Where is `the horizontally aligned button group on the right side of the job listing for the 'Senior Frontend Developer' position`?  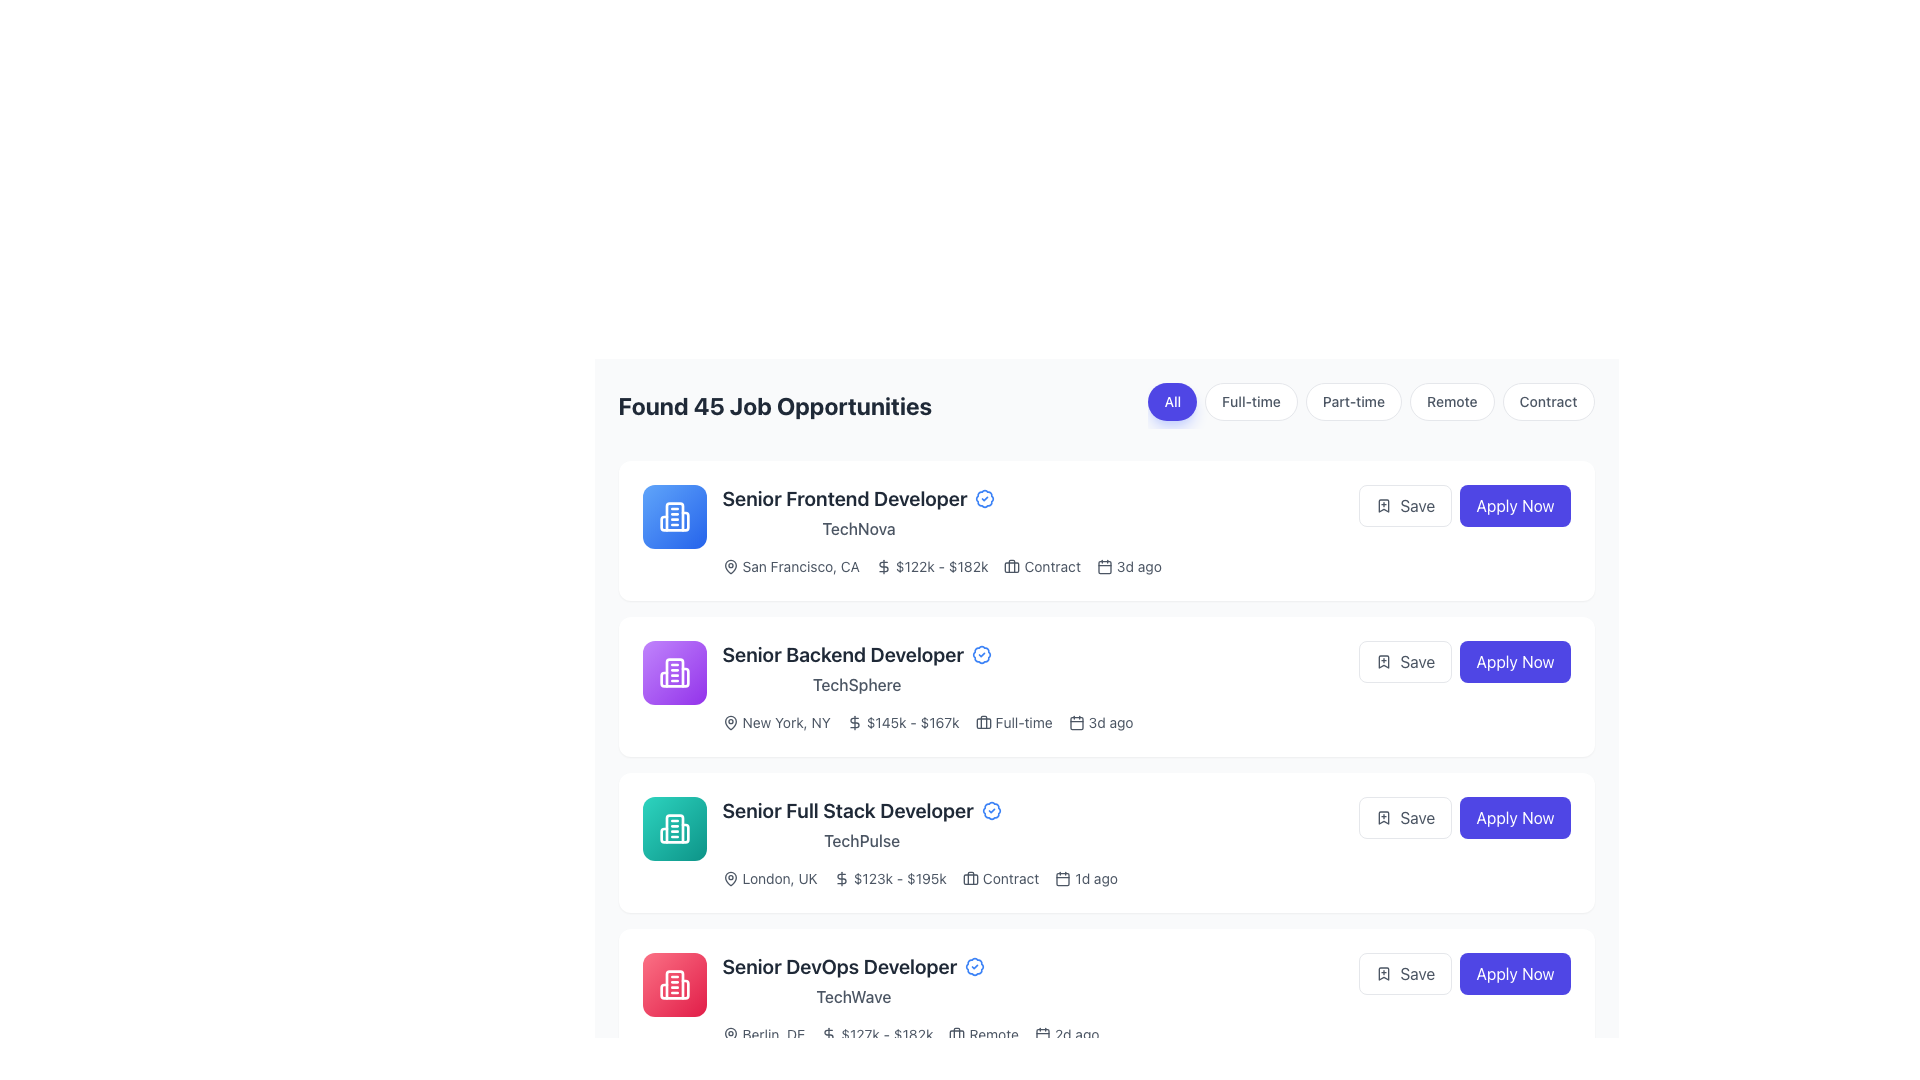 the horizontally aligned button group on the right side of the job listing for the 'Senior Frontend Developer' position is located at coordinates (1464, 504).